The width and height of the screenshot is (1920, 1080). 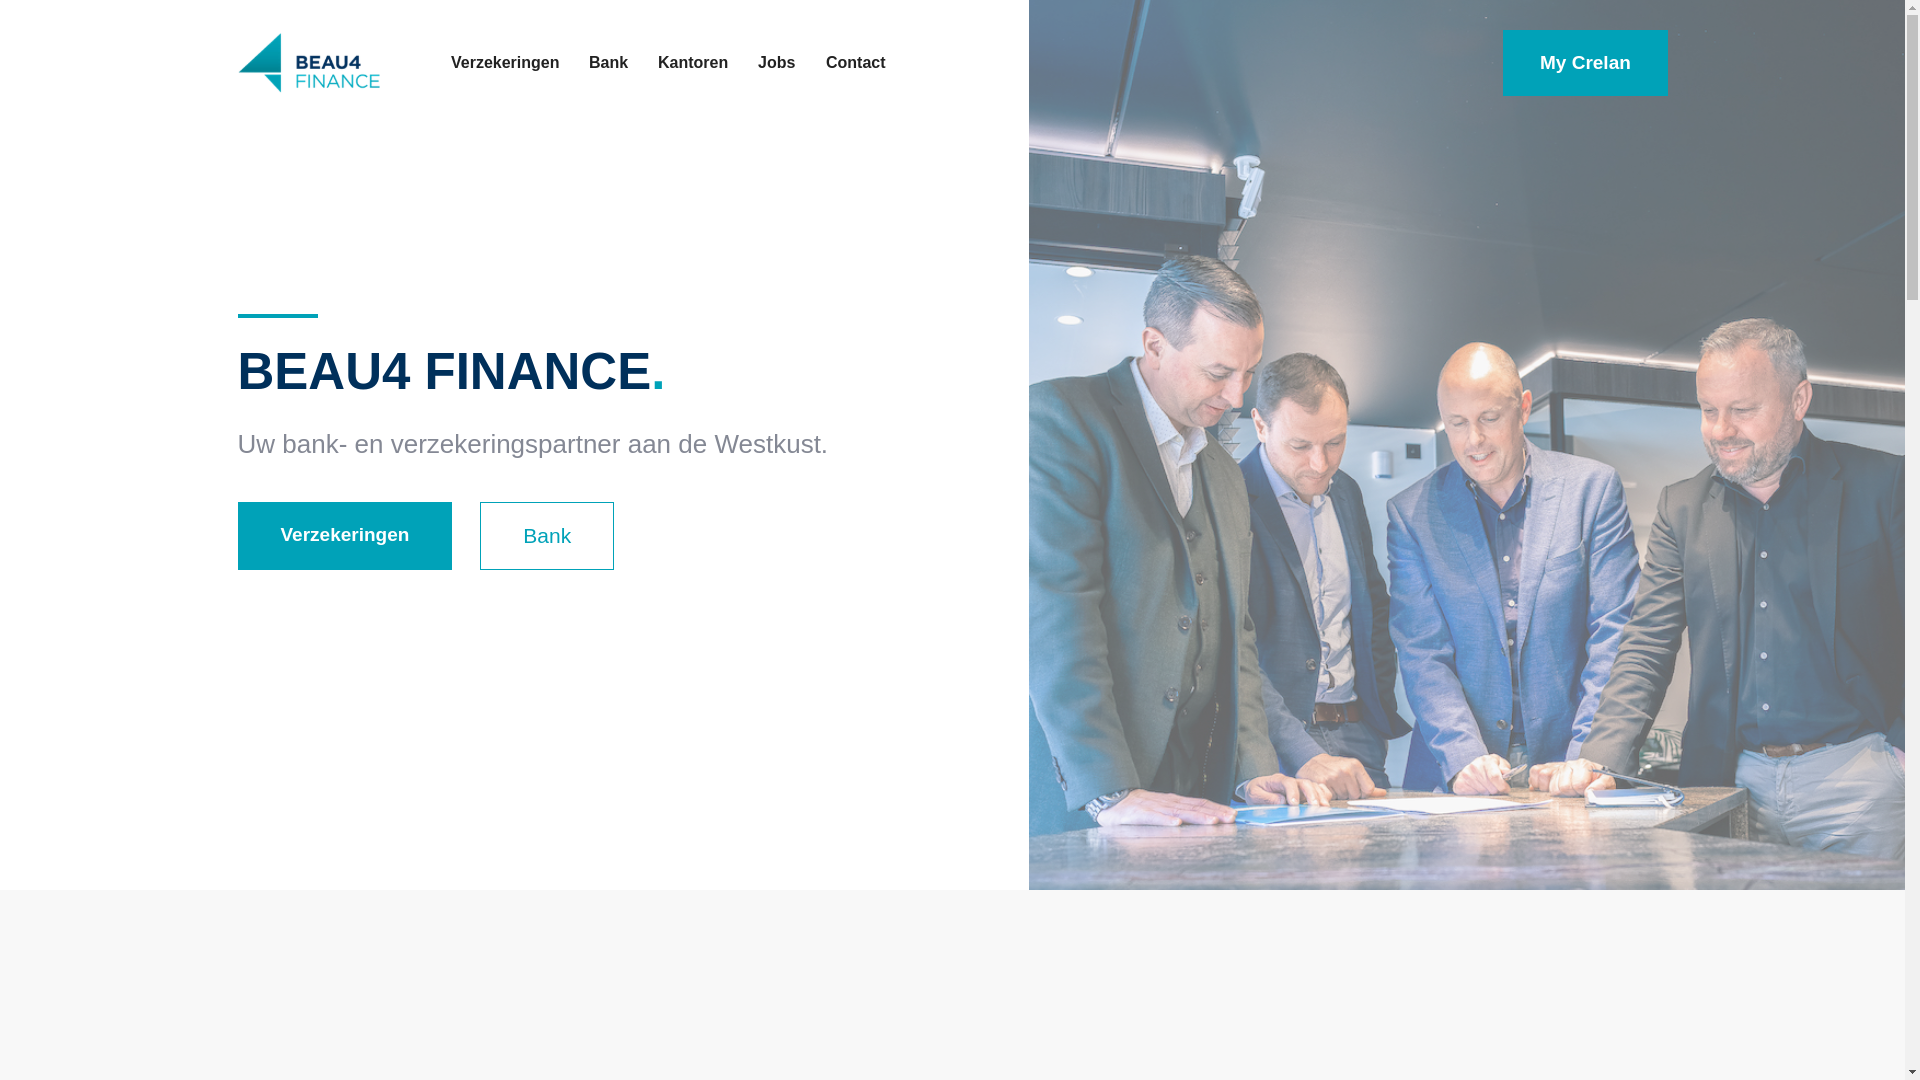 What do you see at coordinates (775, 61) in the screenshot?
I see `'Jobs'` at bounding box center [775, 61].